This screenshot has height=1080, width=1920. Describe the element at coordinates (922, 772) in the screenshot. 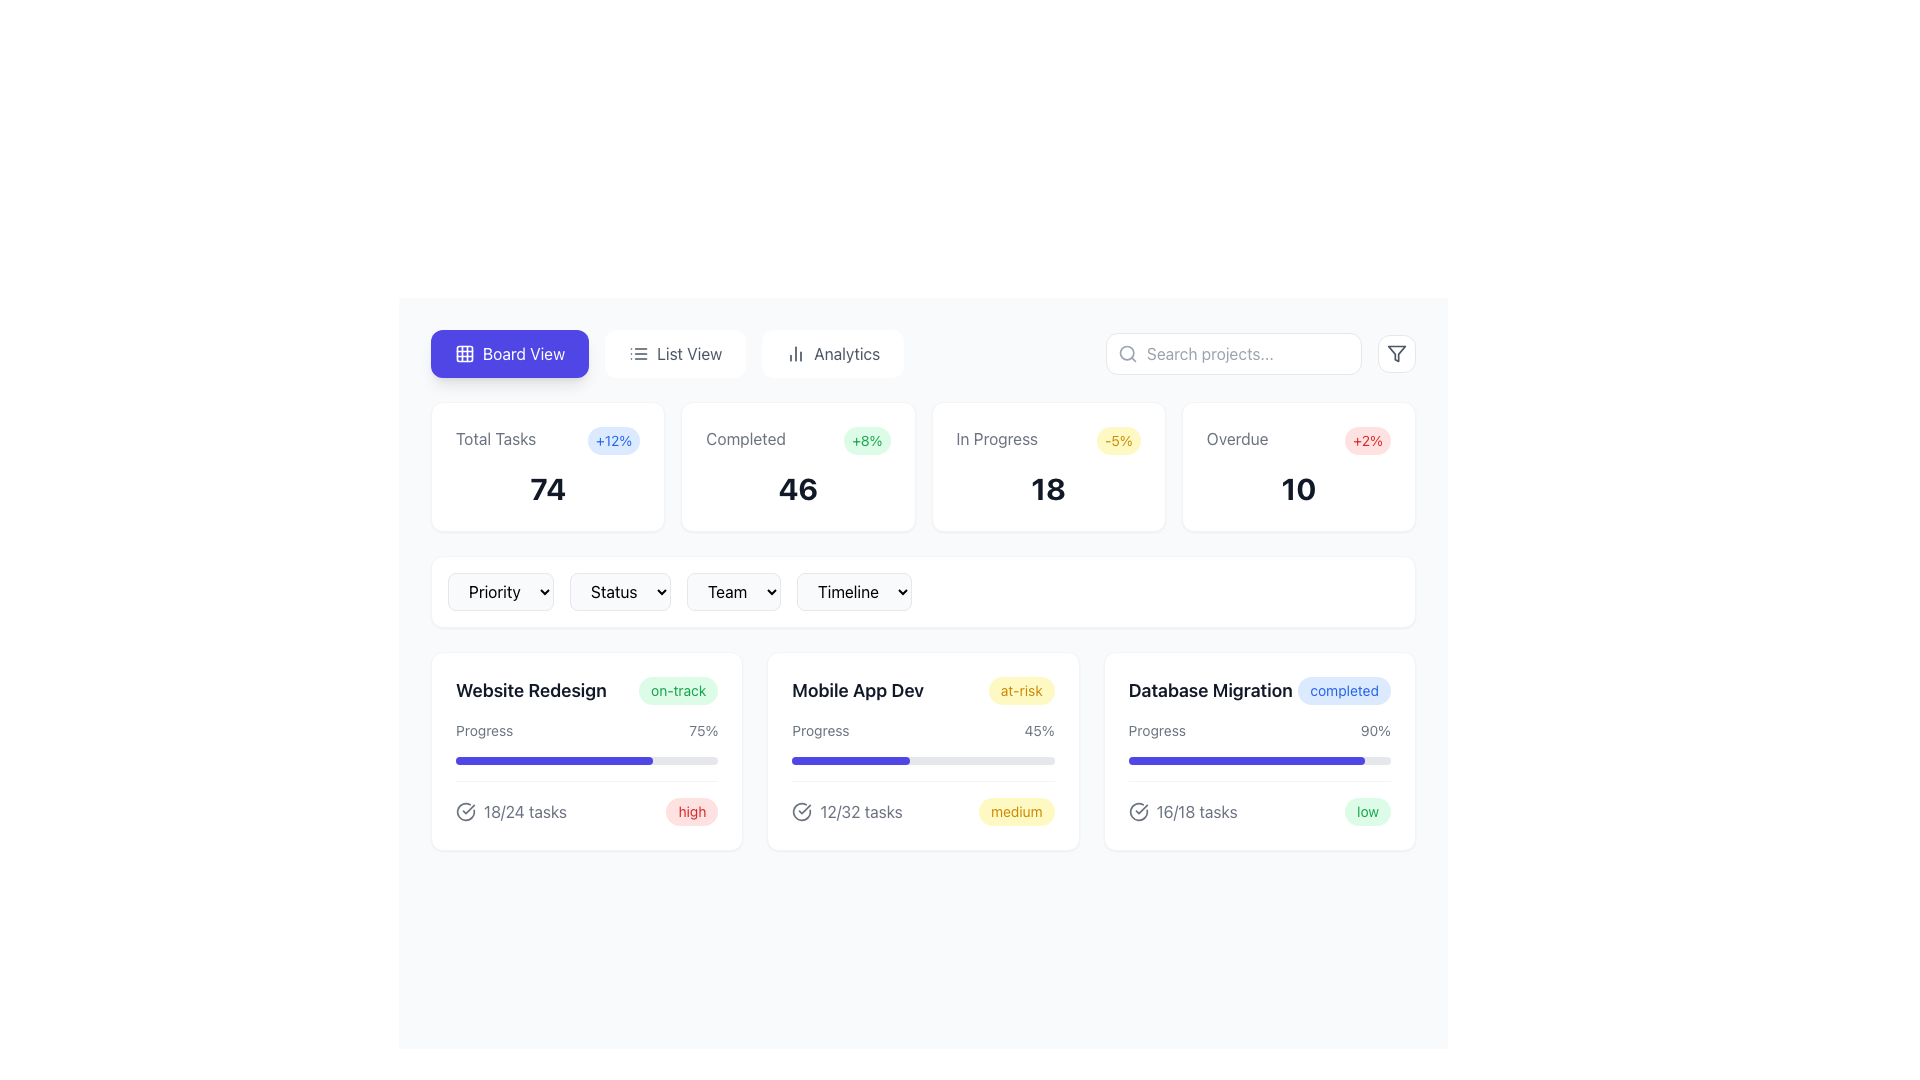

I see `the Progress Tracker Widget card located in the second column of the second row under the 'Board View' dashboard` at that location.